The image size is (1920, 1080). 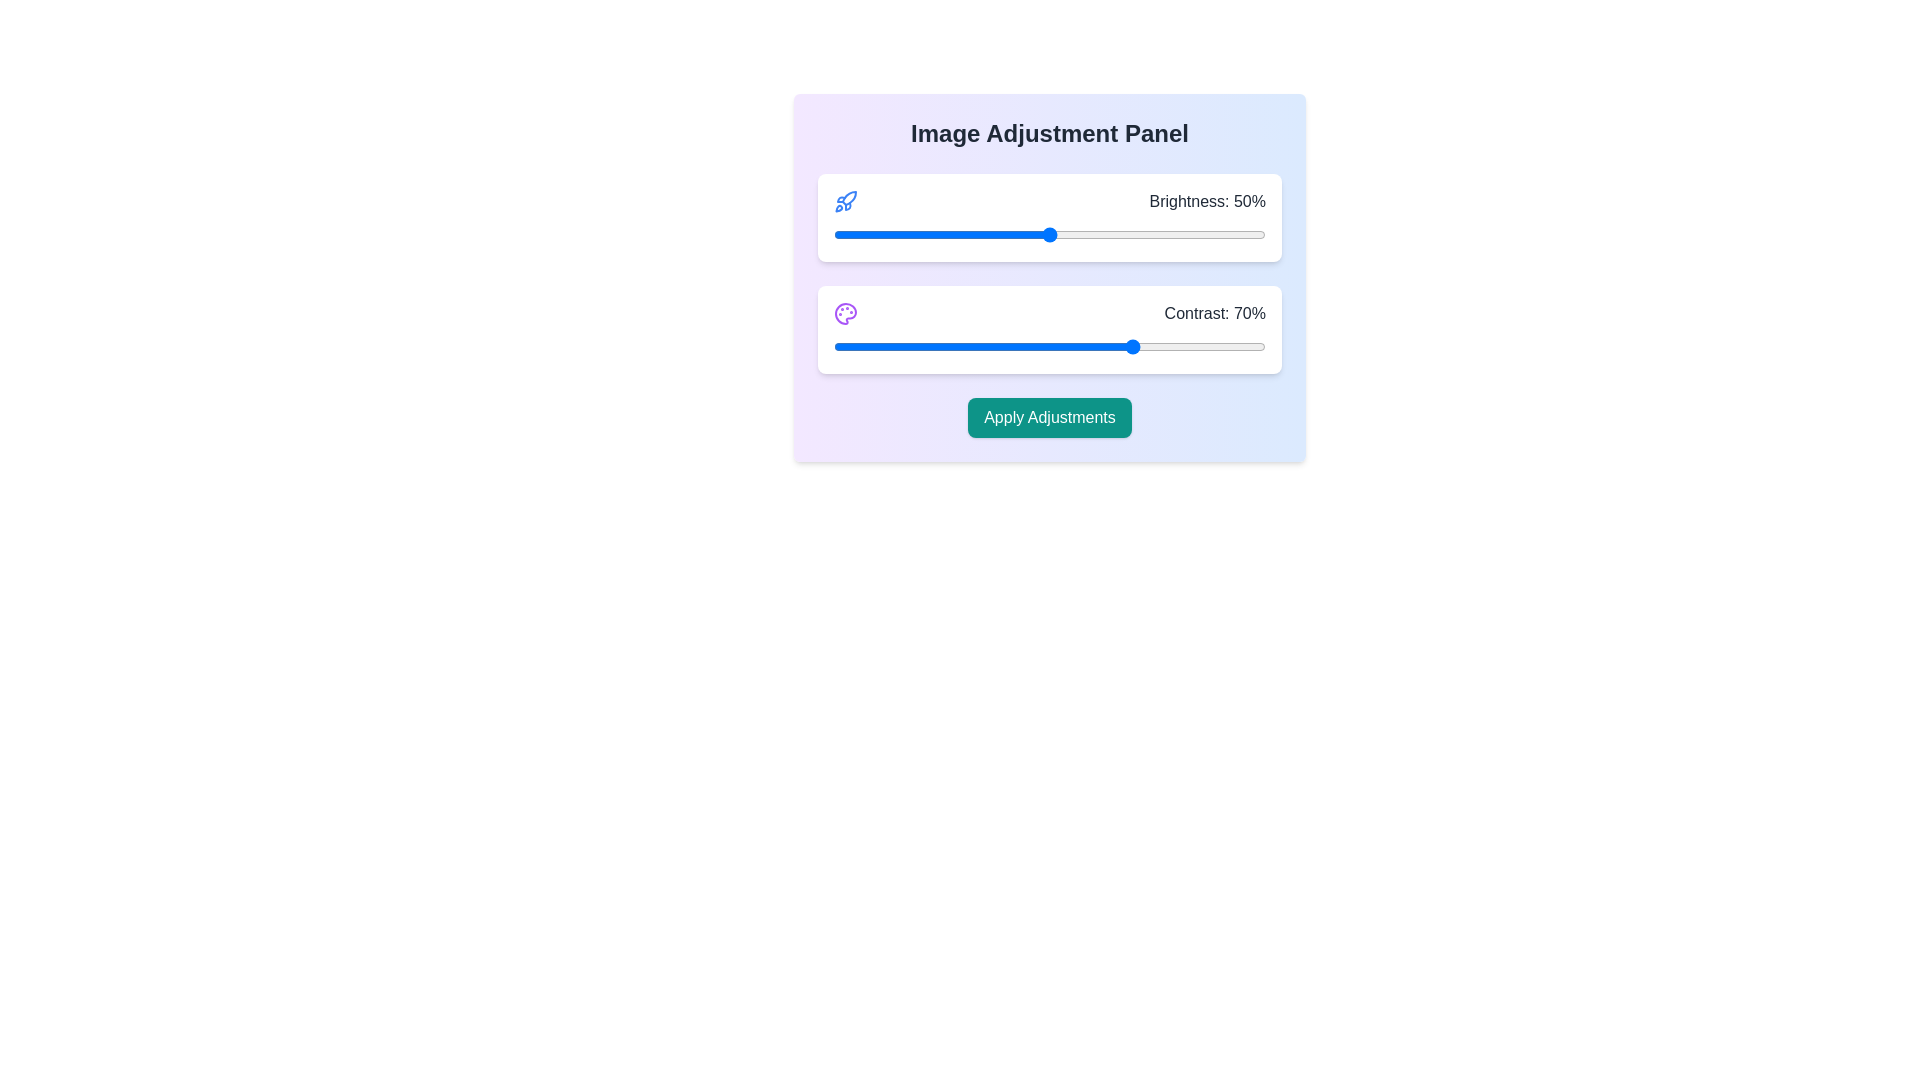 I want to click on the contrast slider to 0%, so click(x=834, y=346).